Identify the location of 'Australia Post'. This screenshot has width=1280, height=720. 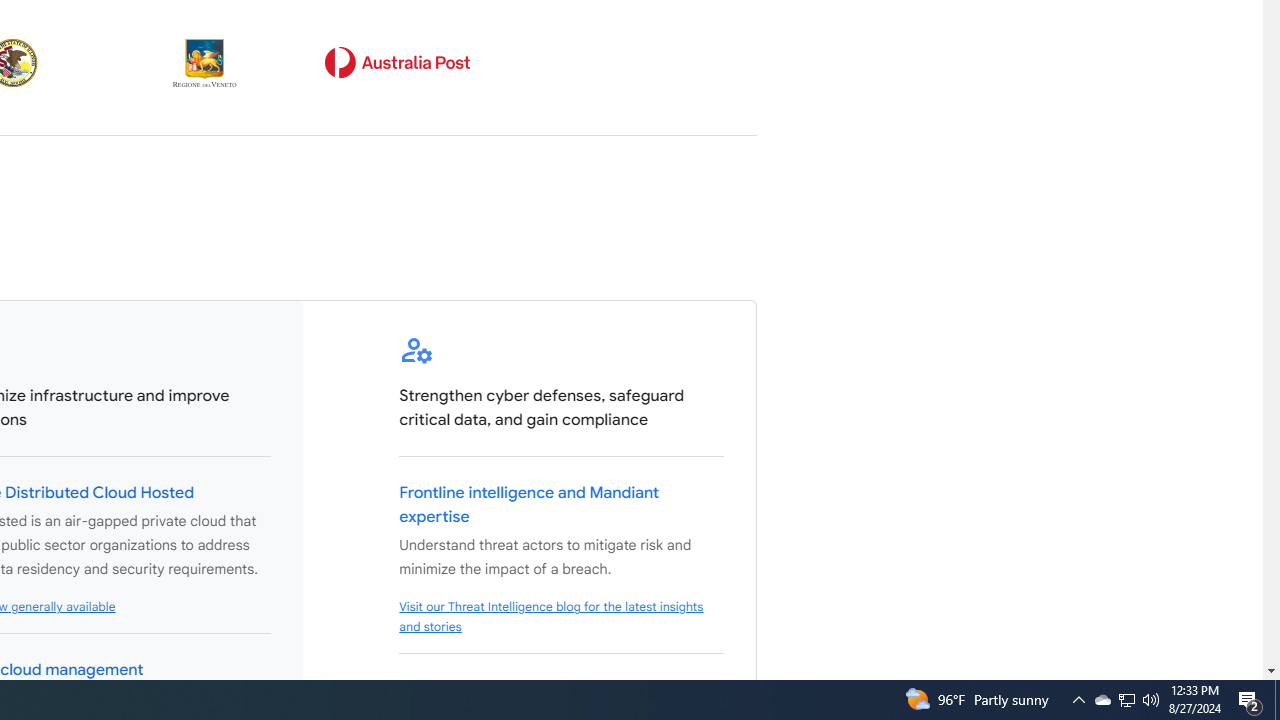
(397, 62).